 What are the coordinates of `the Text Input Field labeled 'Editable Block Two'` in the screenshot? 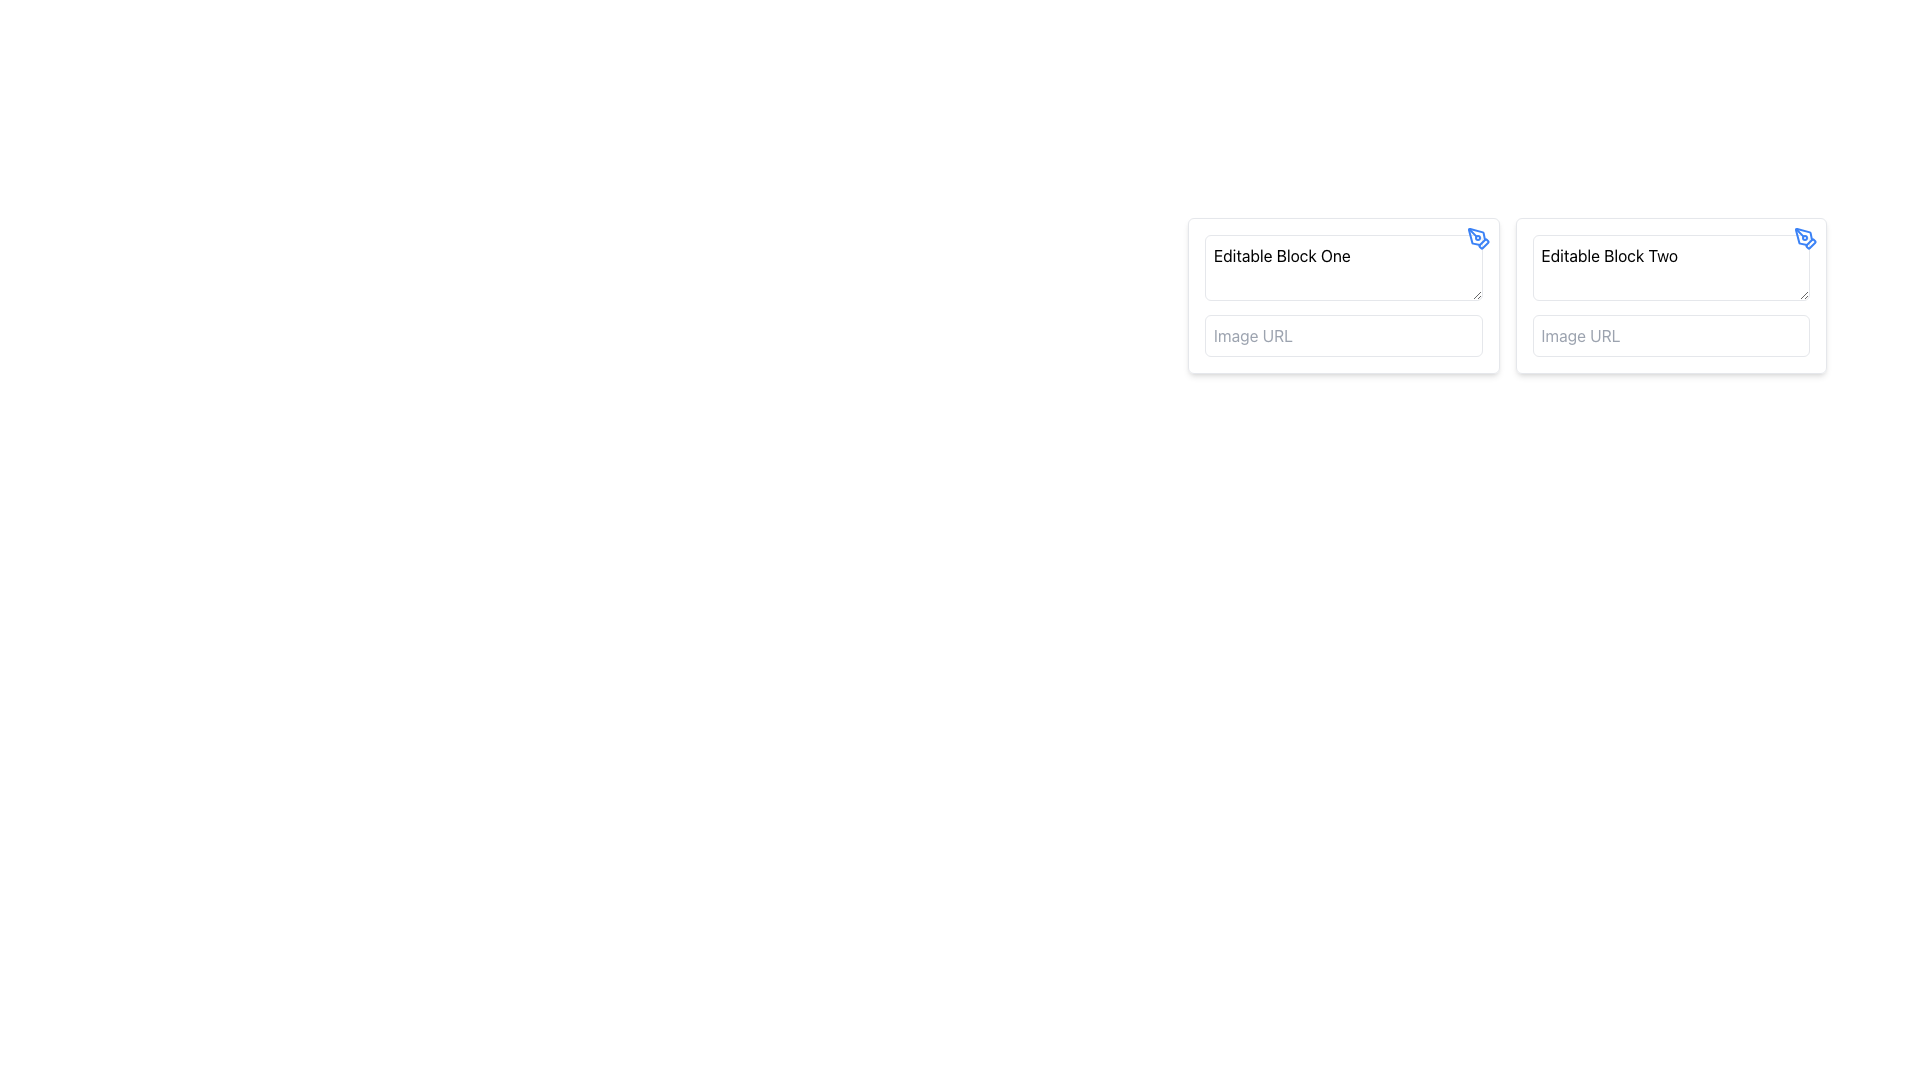 It's located at (1671, 266).